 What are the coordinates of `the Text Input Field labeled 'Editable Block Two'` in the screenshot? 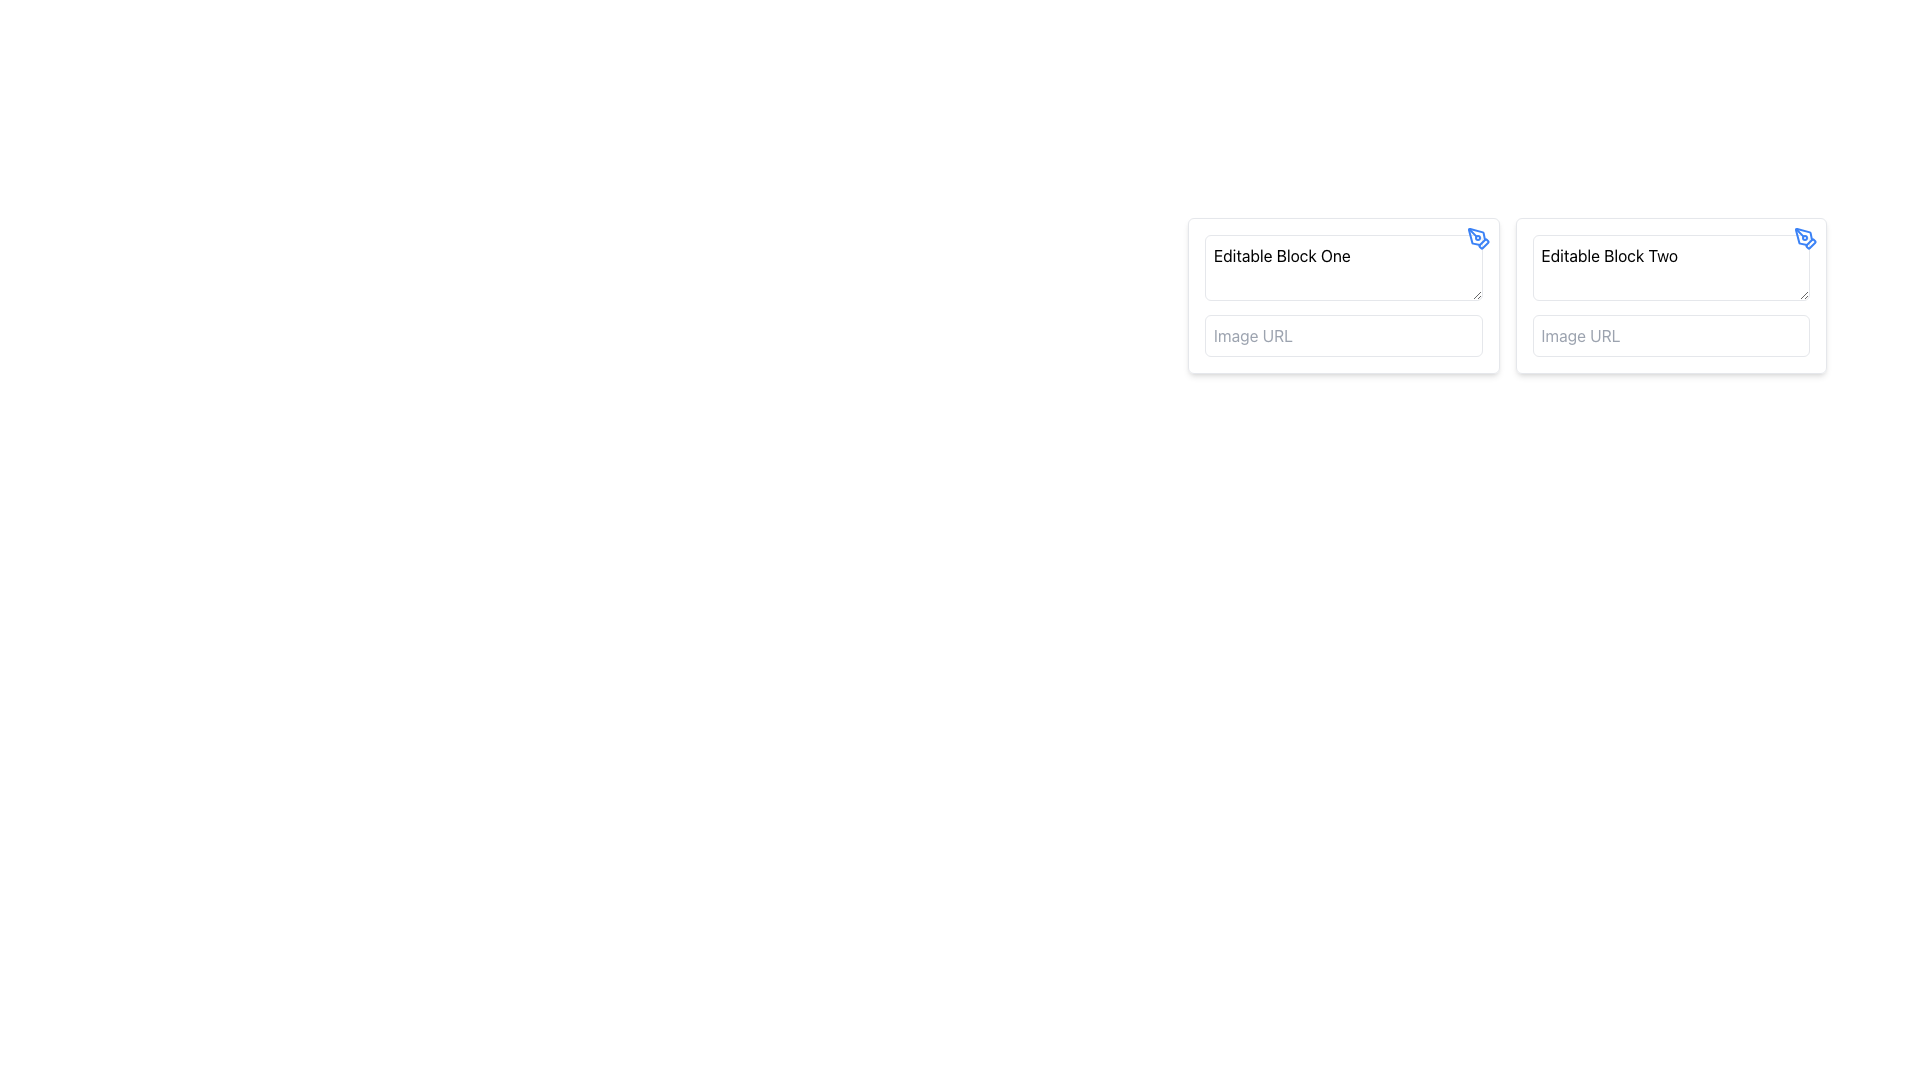 It's located at (1671, 266).